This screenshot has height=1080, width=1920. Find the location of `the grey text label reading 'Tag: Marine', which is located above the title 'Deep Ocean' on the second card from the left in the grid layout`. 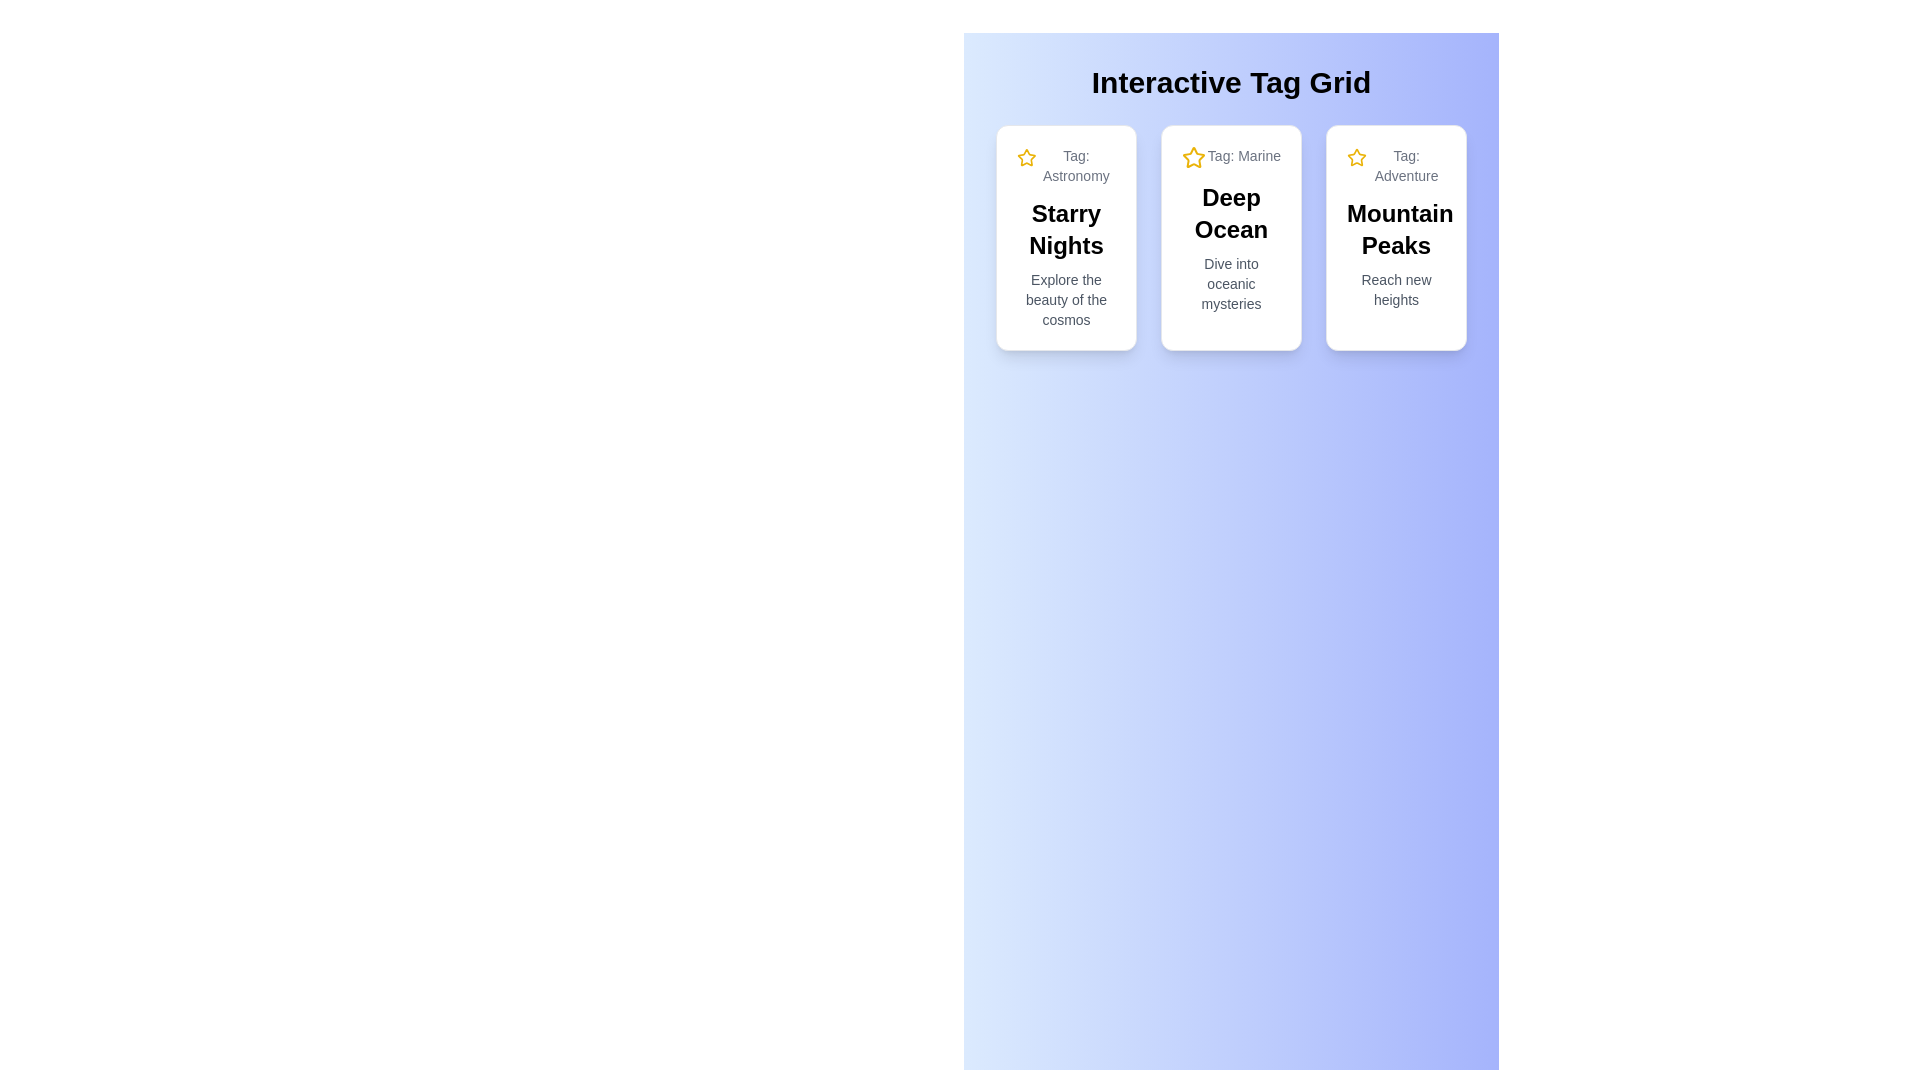

the grey text label reading 'Tag: Marine', which is located above the title 'Deep Ocean' on the second card from the left in the grid layout is located at coordinates (1243, 157).